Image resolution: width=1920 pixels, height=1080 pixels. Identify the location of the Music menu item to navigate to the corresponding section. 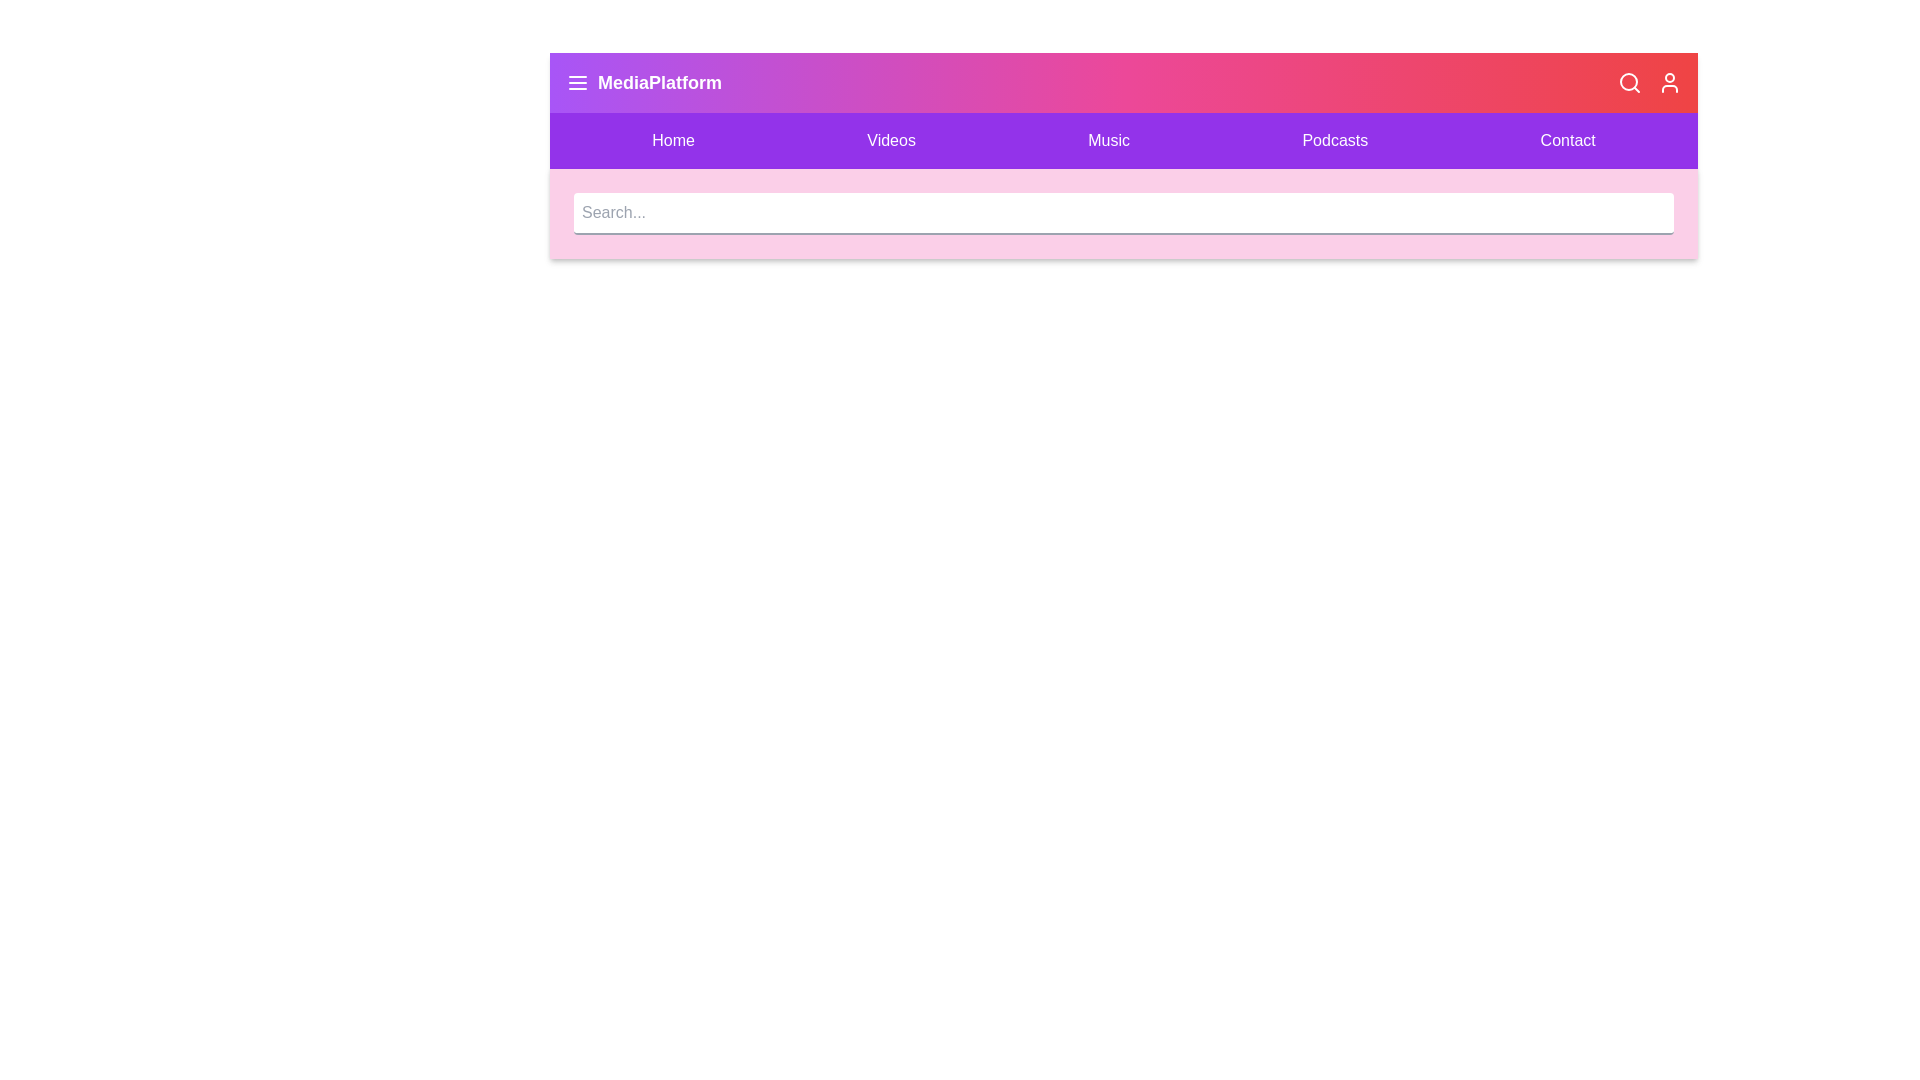
(1107, 140).